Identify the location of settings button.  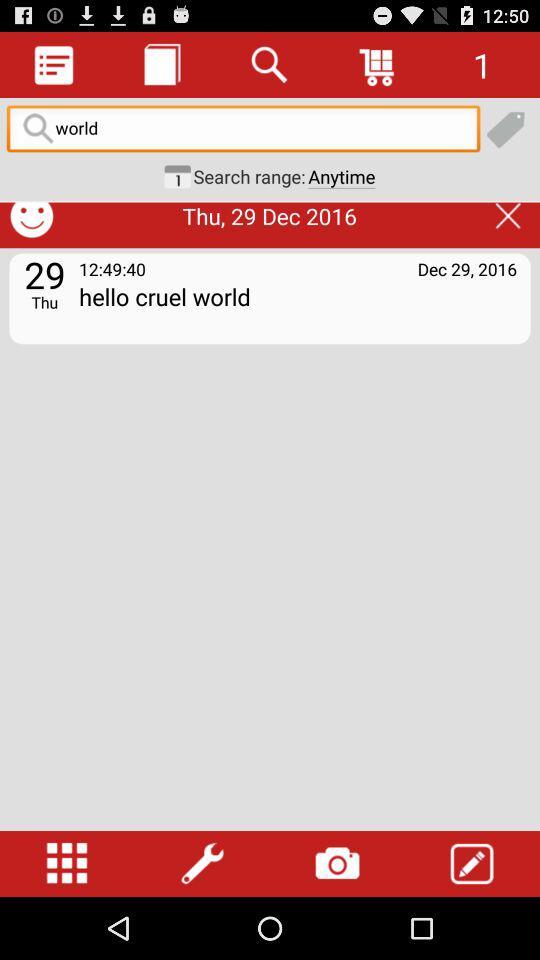
(202, 863).